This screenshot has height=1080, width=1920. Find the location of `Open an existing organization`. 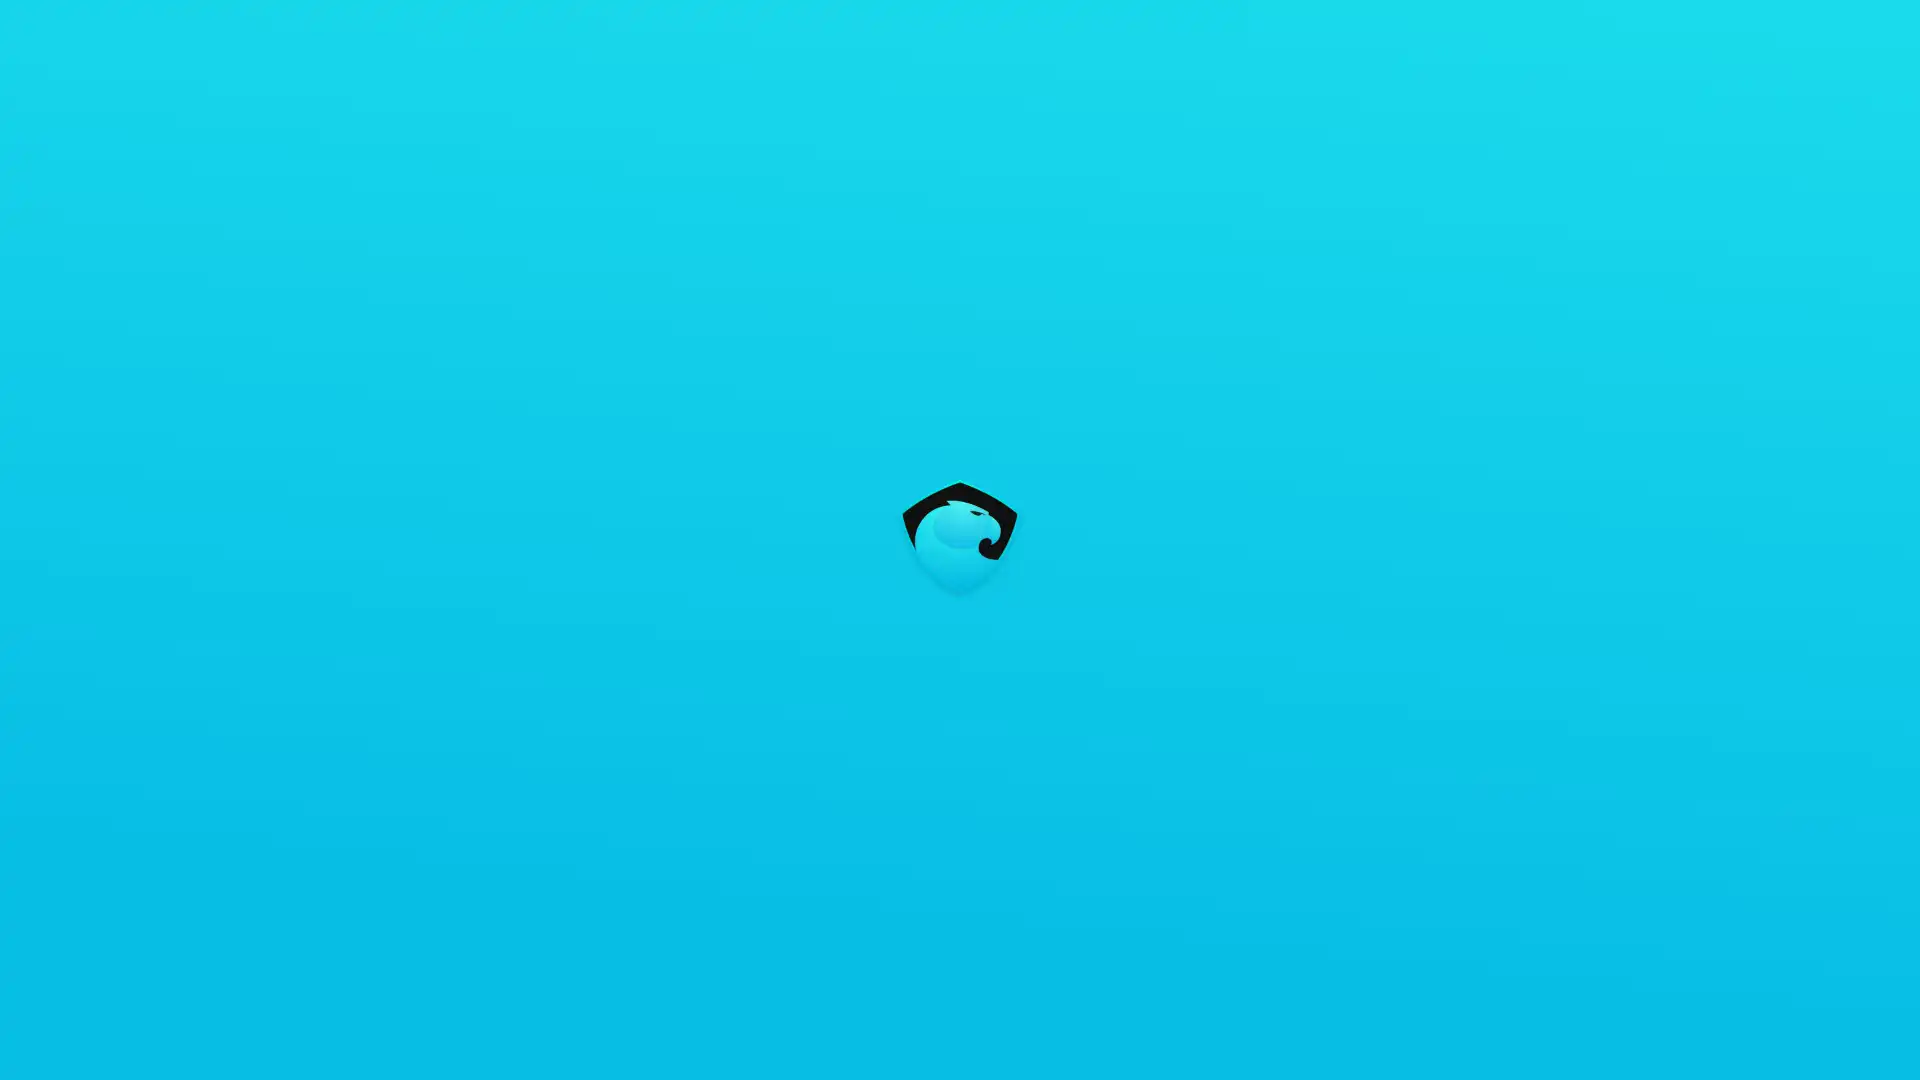

Open an existing organization is located at coordinates (820, 466).